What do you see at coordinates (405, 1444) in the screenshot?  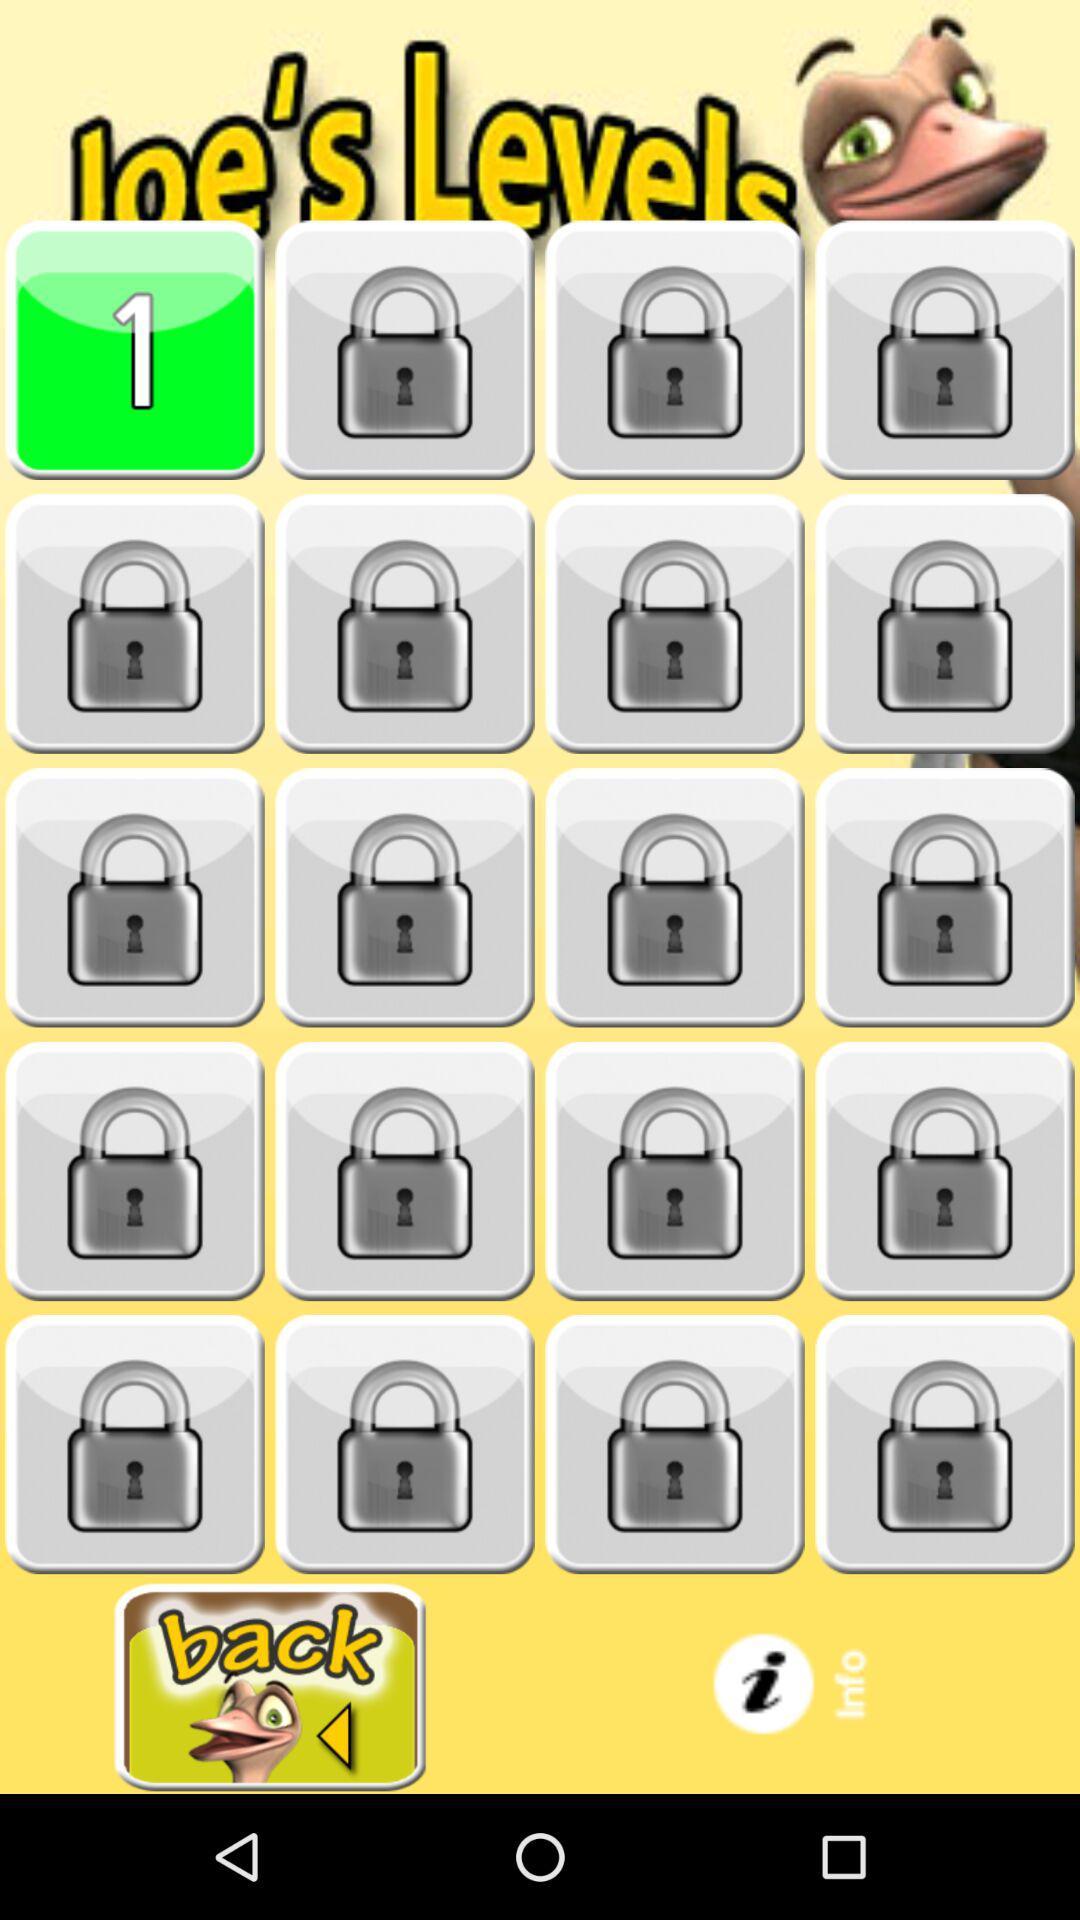 I see `click lock button` at bounding box center [405, 1444].